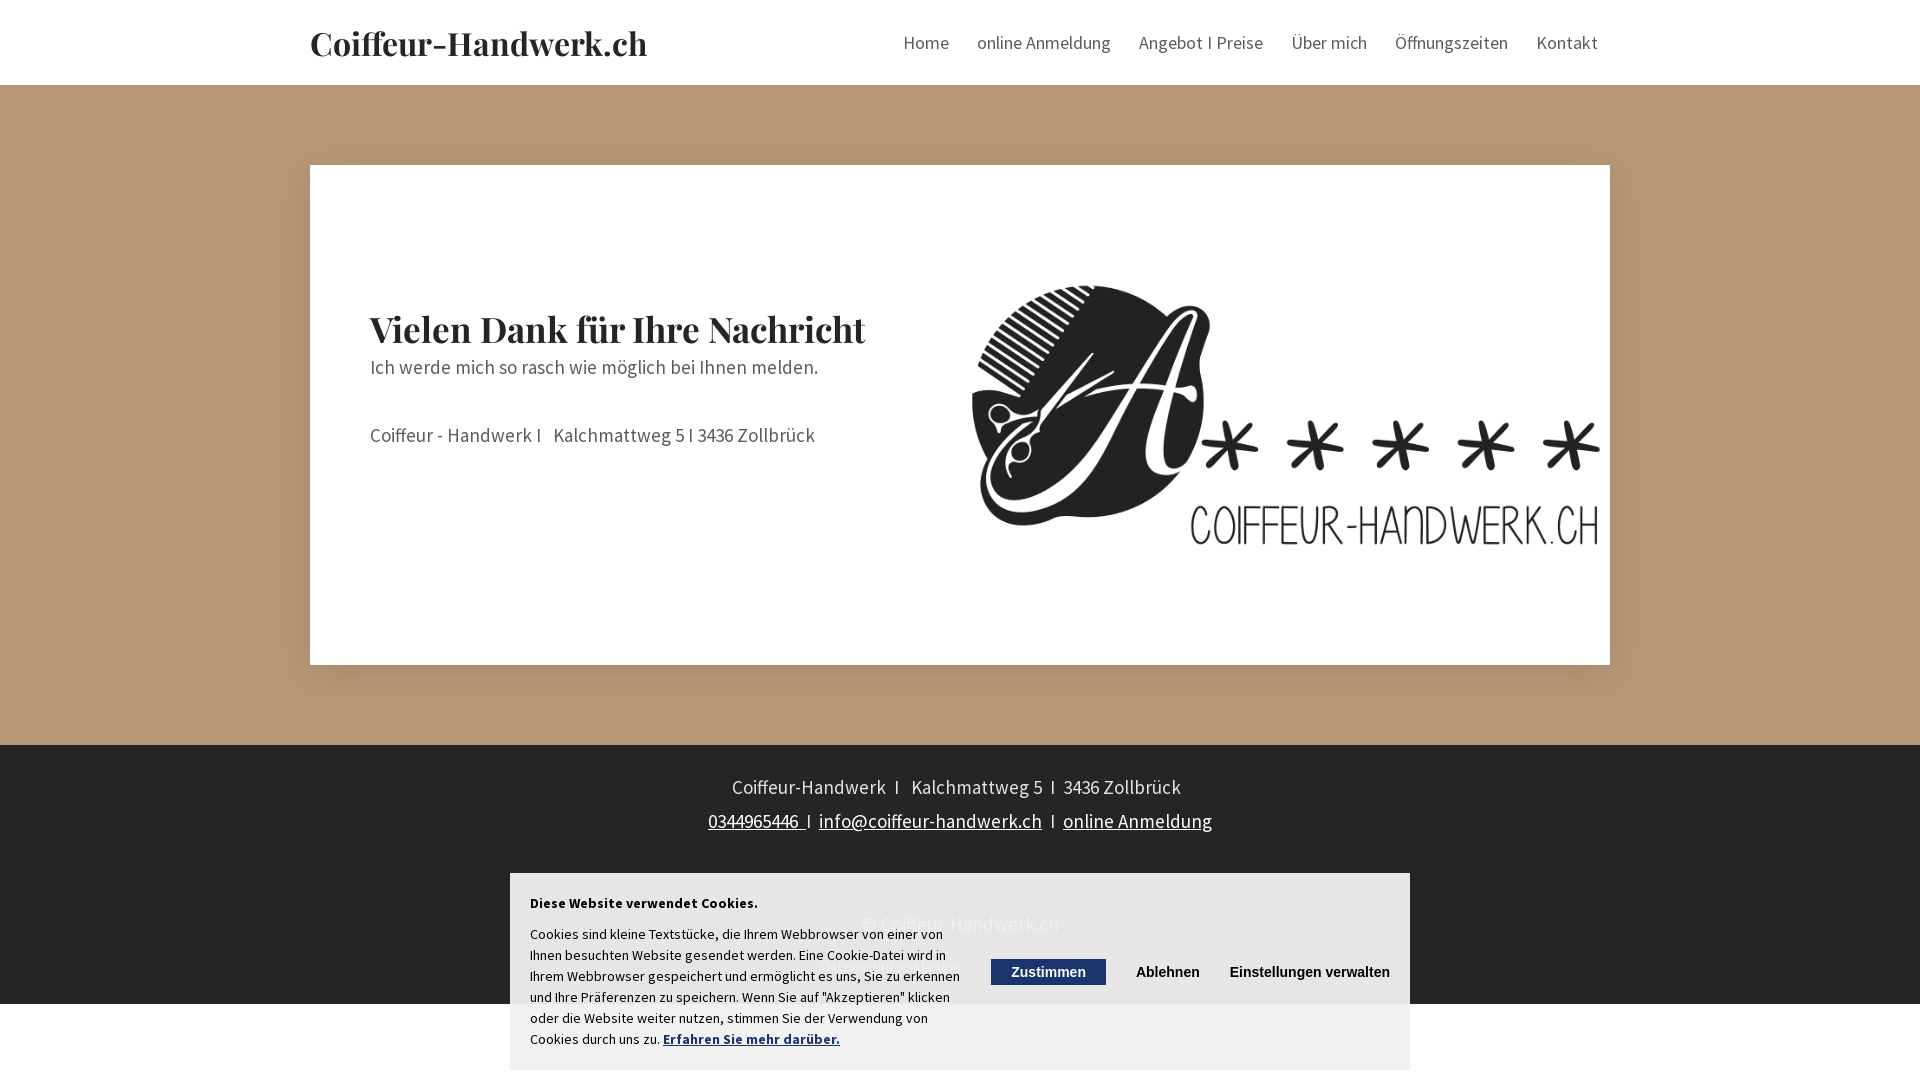 The width and height of the screenshot is (1920, 1080). I want to click on 'Home', so click(925, 42).